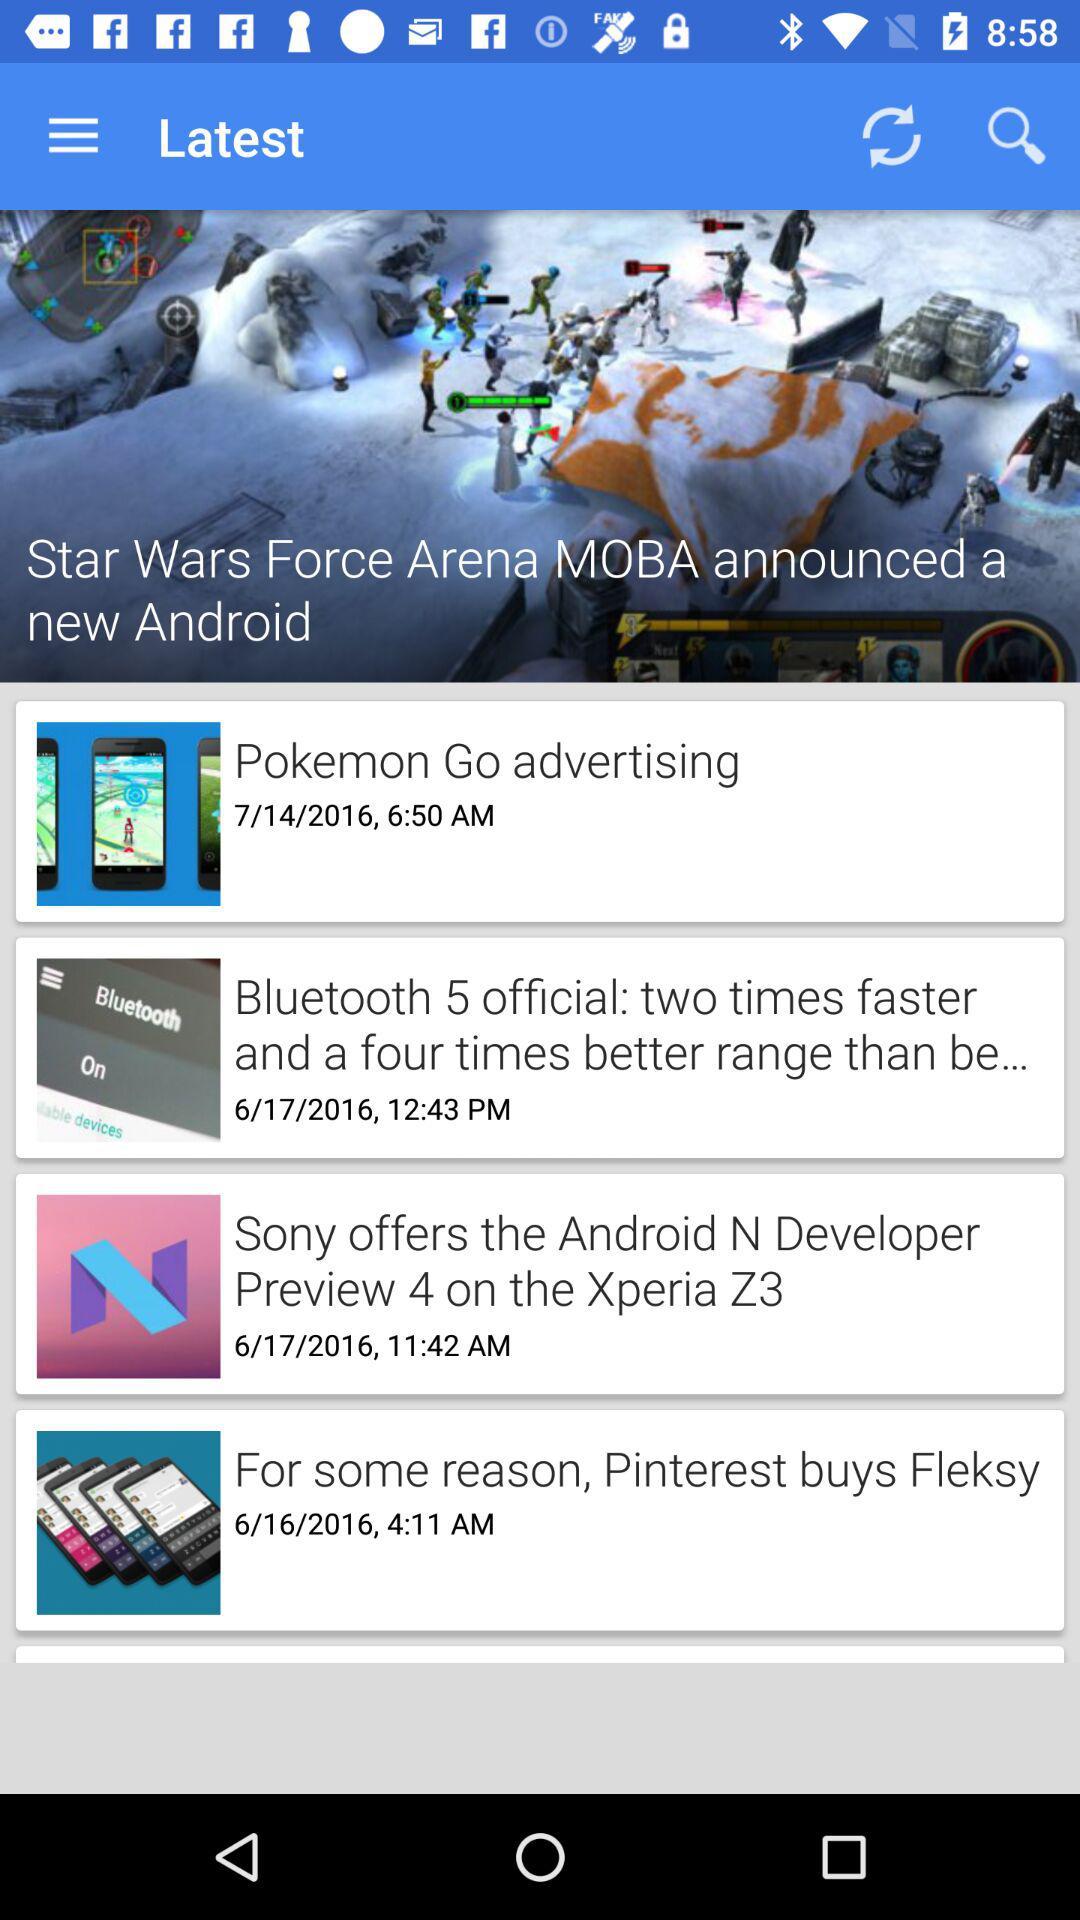  I want to click on the sony offers the item, so click(631, 1257).